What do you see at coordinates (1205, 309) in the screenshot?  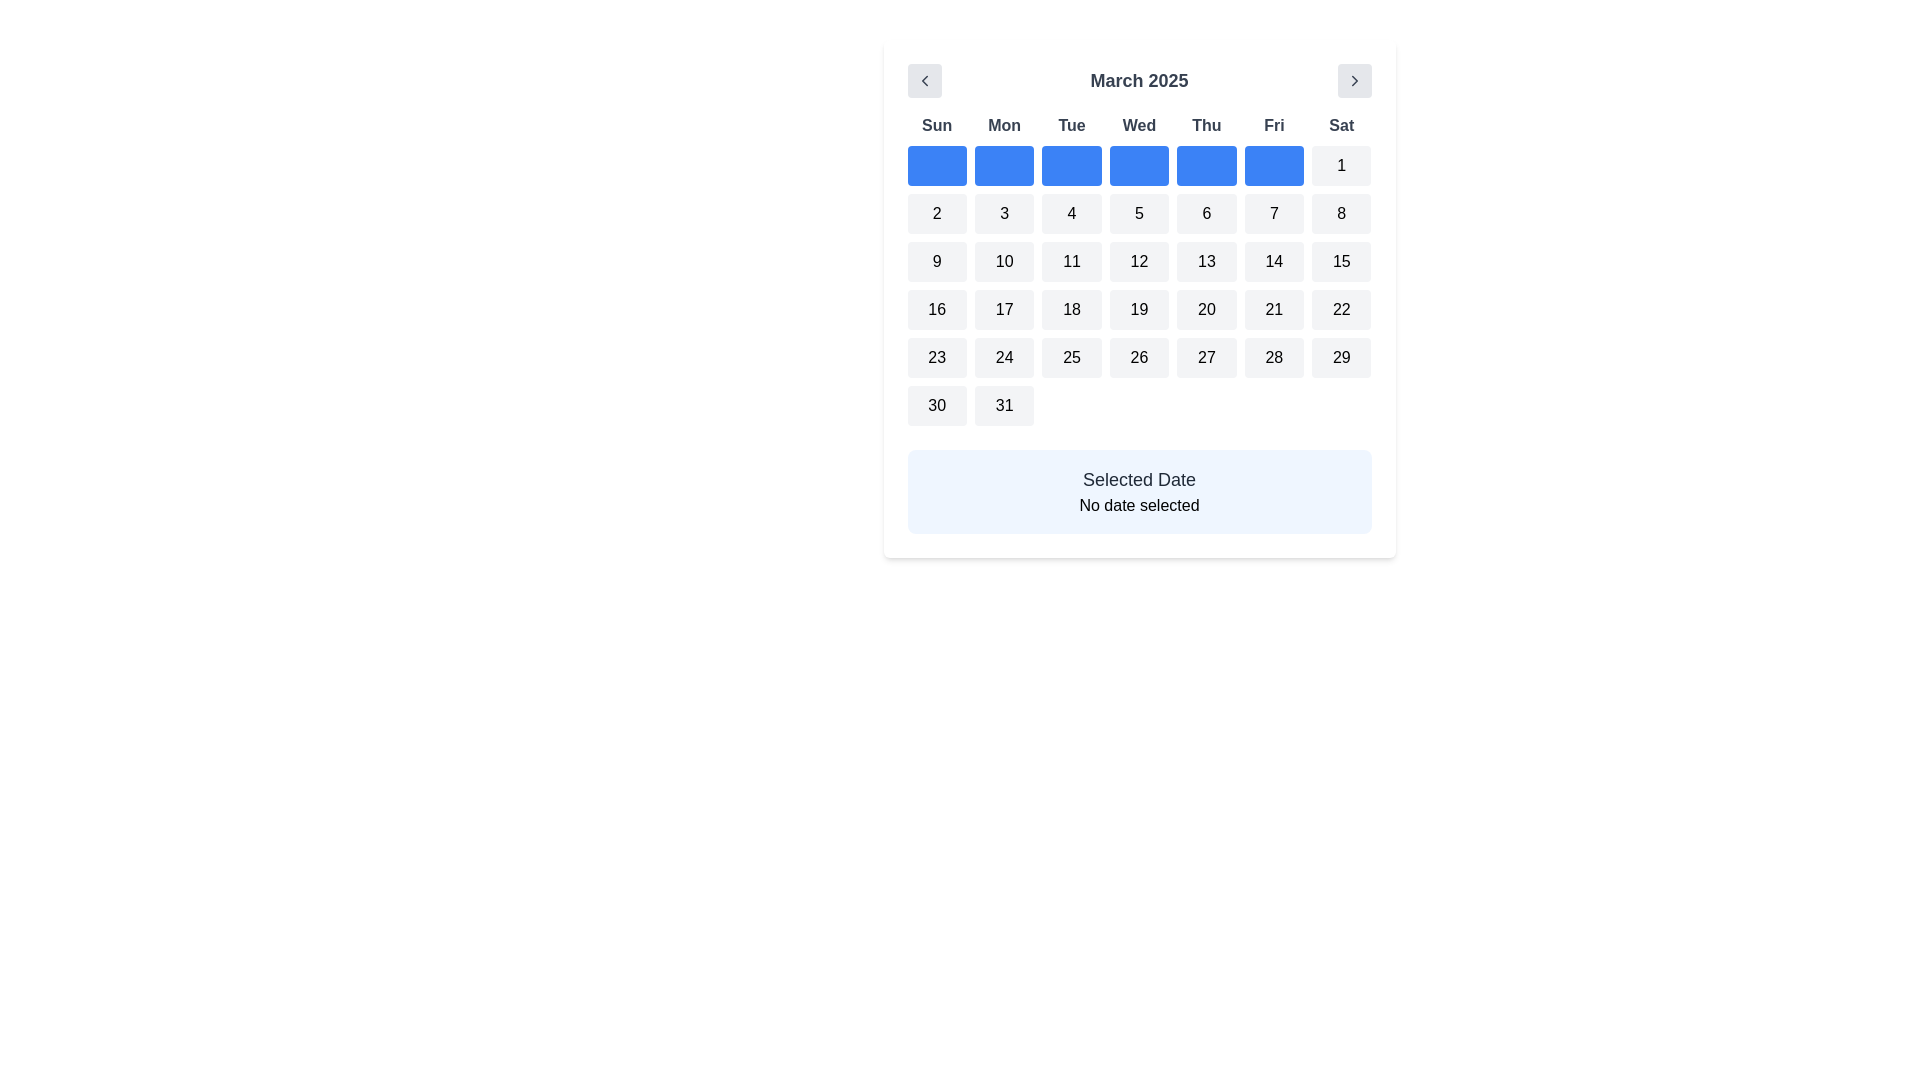 I see `the Button representing the 20th day of the month in the calendar grid layout` at bounding box center [1205, 309].